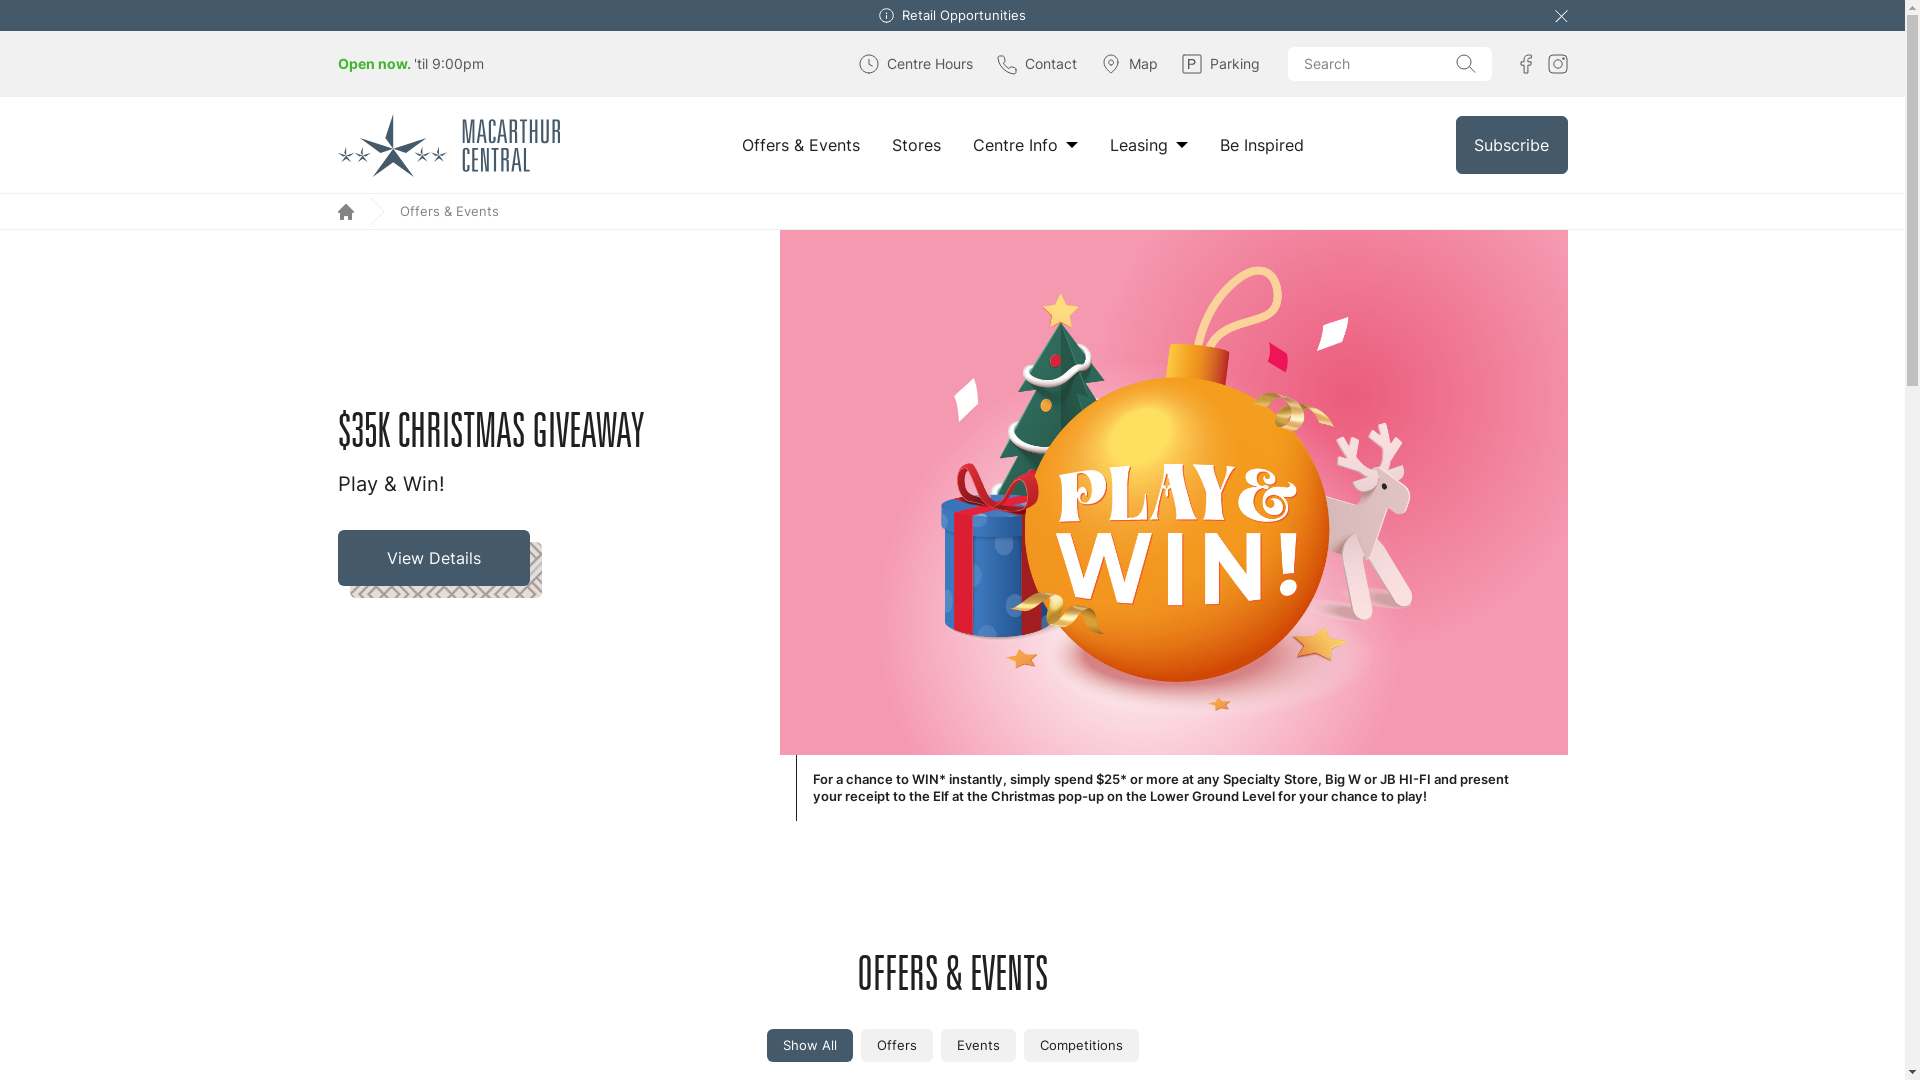 This screenshot has height=1080, width=1920. I want to click on 'Events', so click(939, 1044).